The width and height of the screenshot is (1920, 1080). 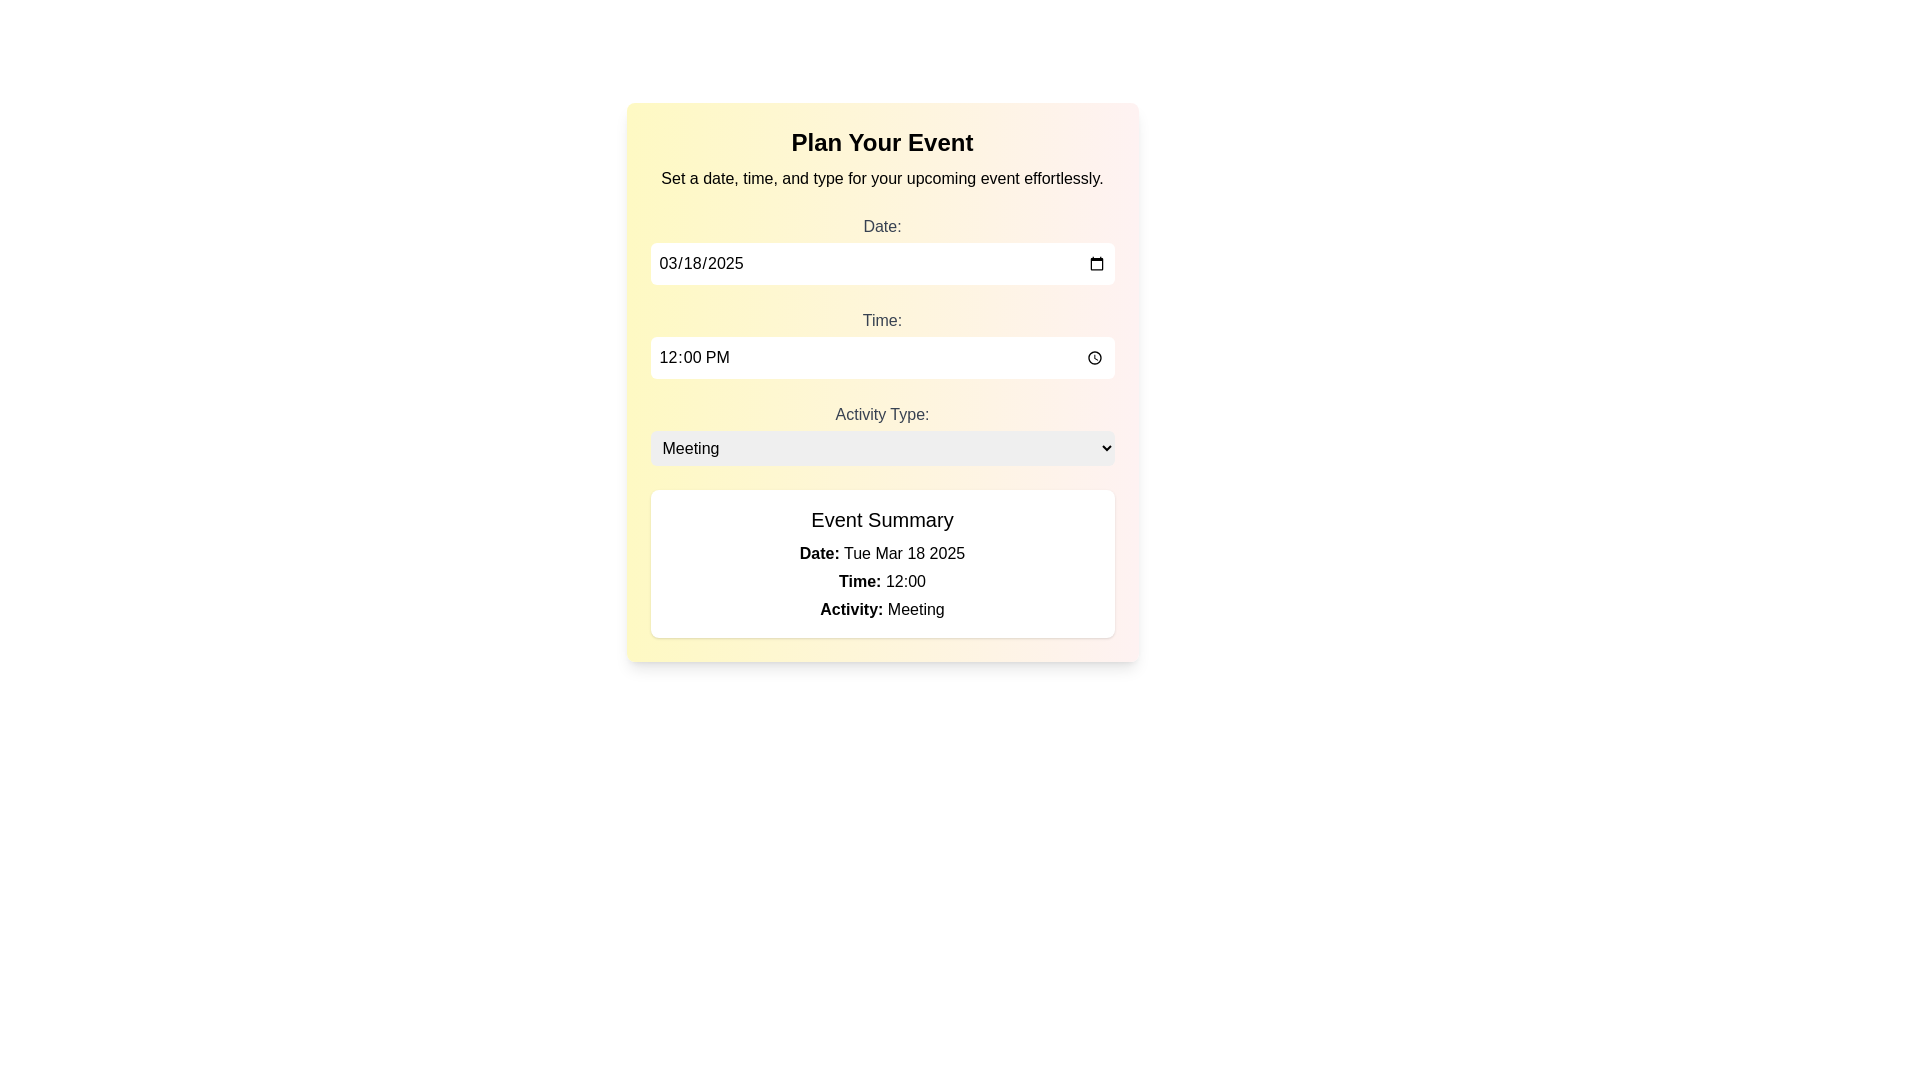 What do you see at coordinates (860, 581) in the screenshot?
I see `the label that describes the adjacent time value ('12:00') in the 'Event Summary' section, which is located below the 'Date:' label` at bounding box center [860, 581].